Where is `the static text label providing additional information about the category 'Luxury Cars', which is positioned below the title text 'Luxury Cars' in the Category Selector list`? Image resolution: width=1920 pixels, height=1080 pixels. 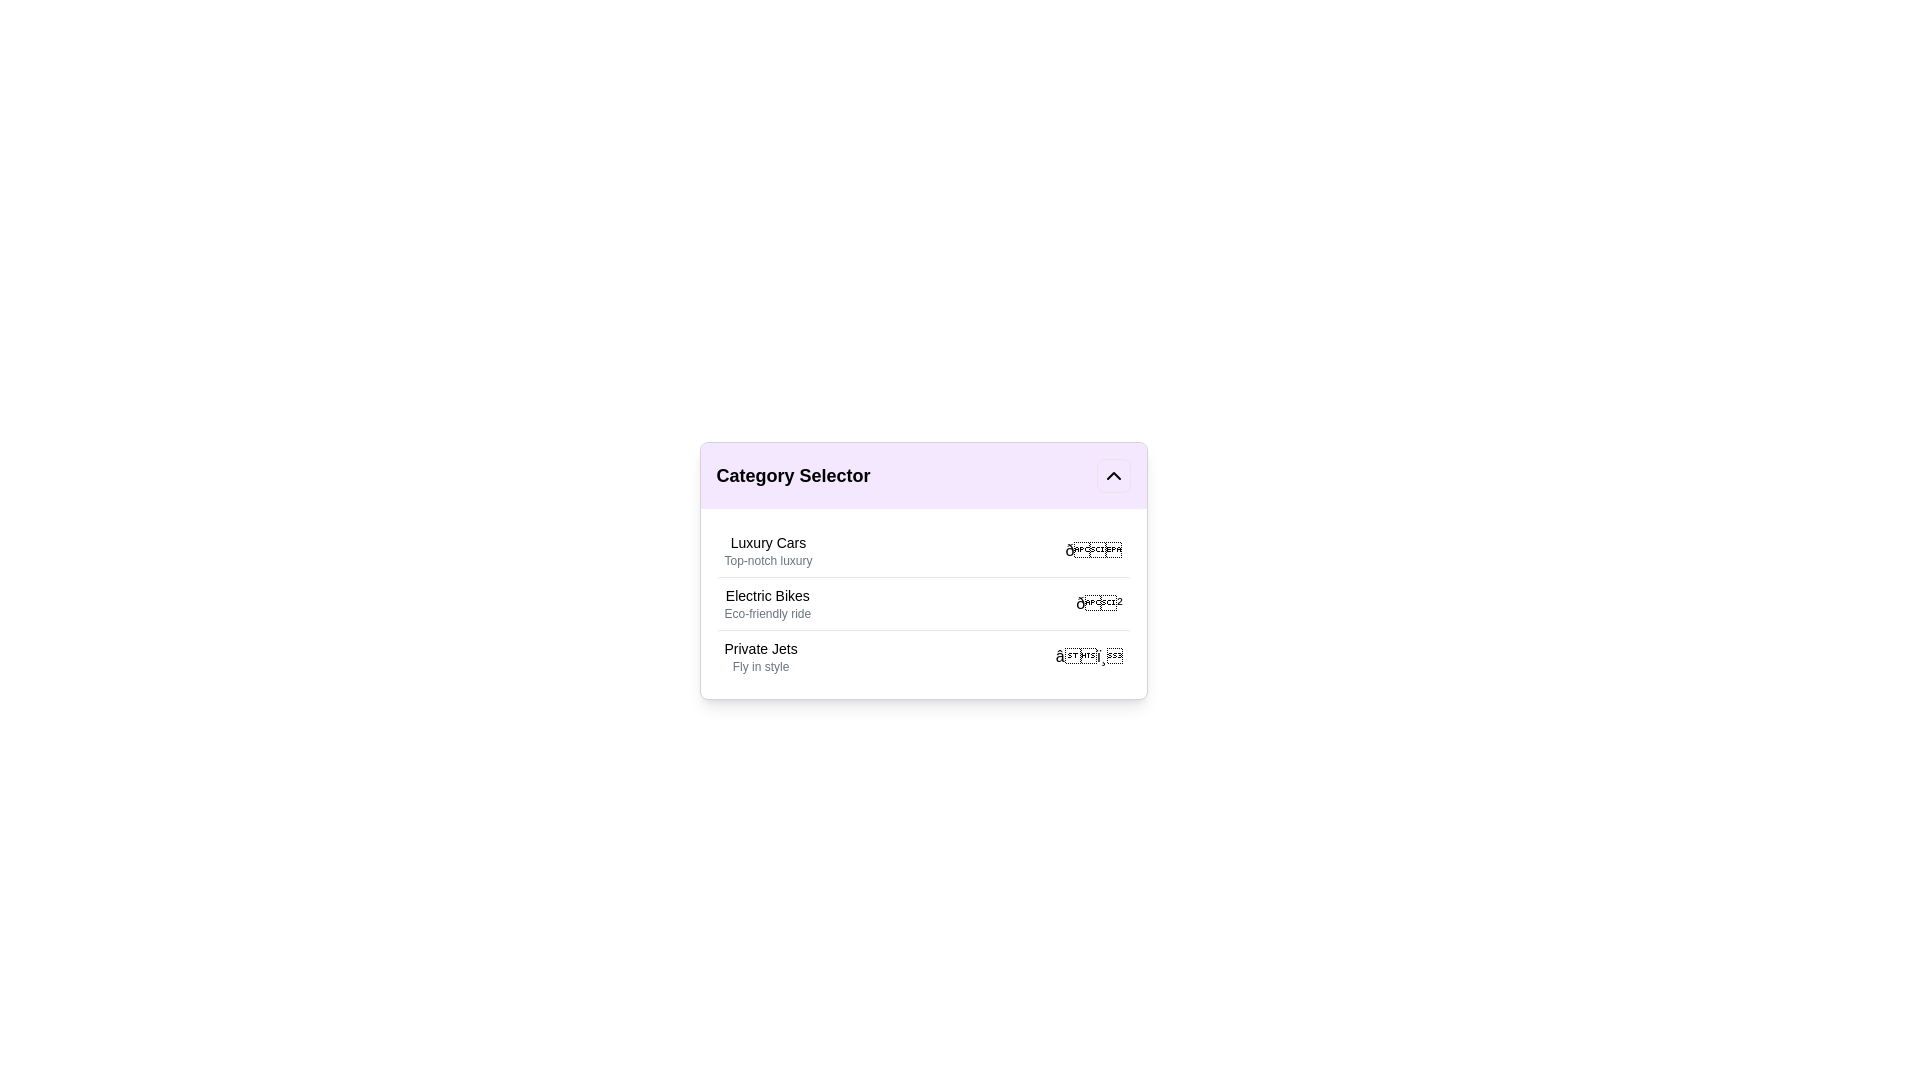
the static text label providing additional information about the category 'Luxury Cars', which is positioned below the title text 'Luxury Cars' in the Category Selector list is located at coordinates (767, 560).